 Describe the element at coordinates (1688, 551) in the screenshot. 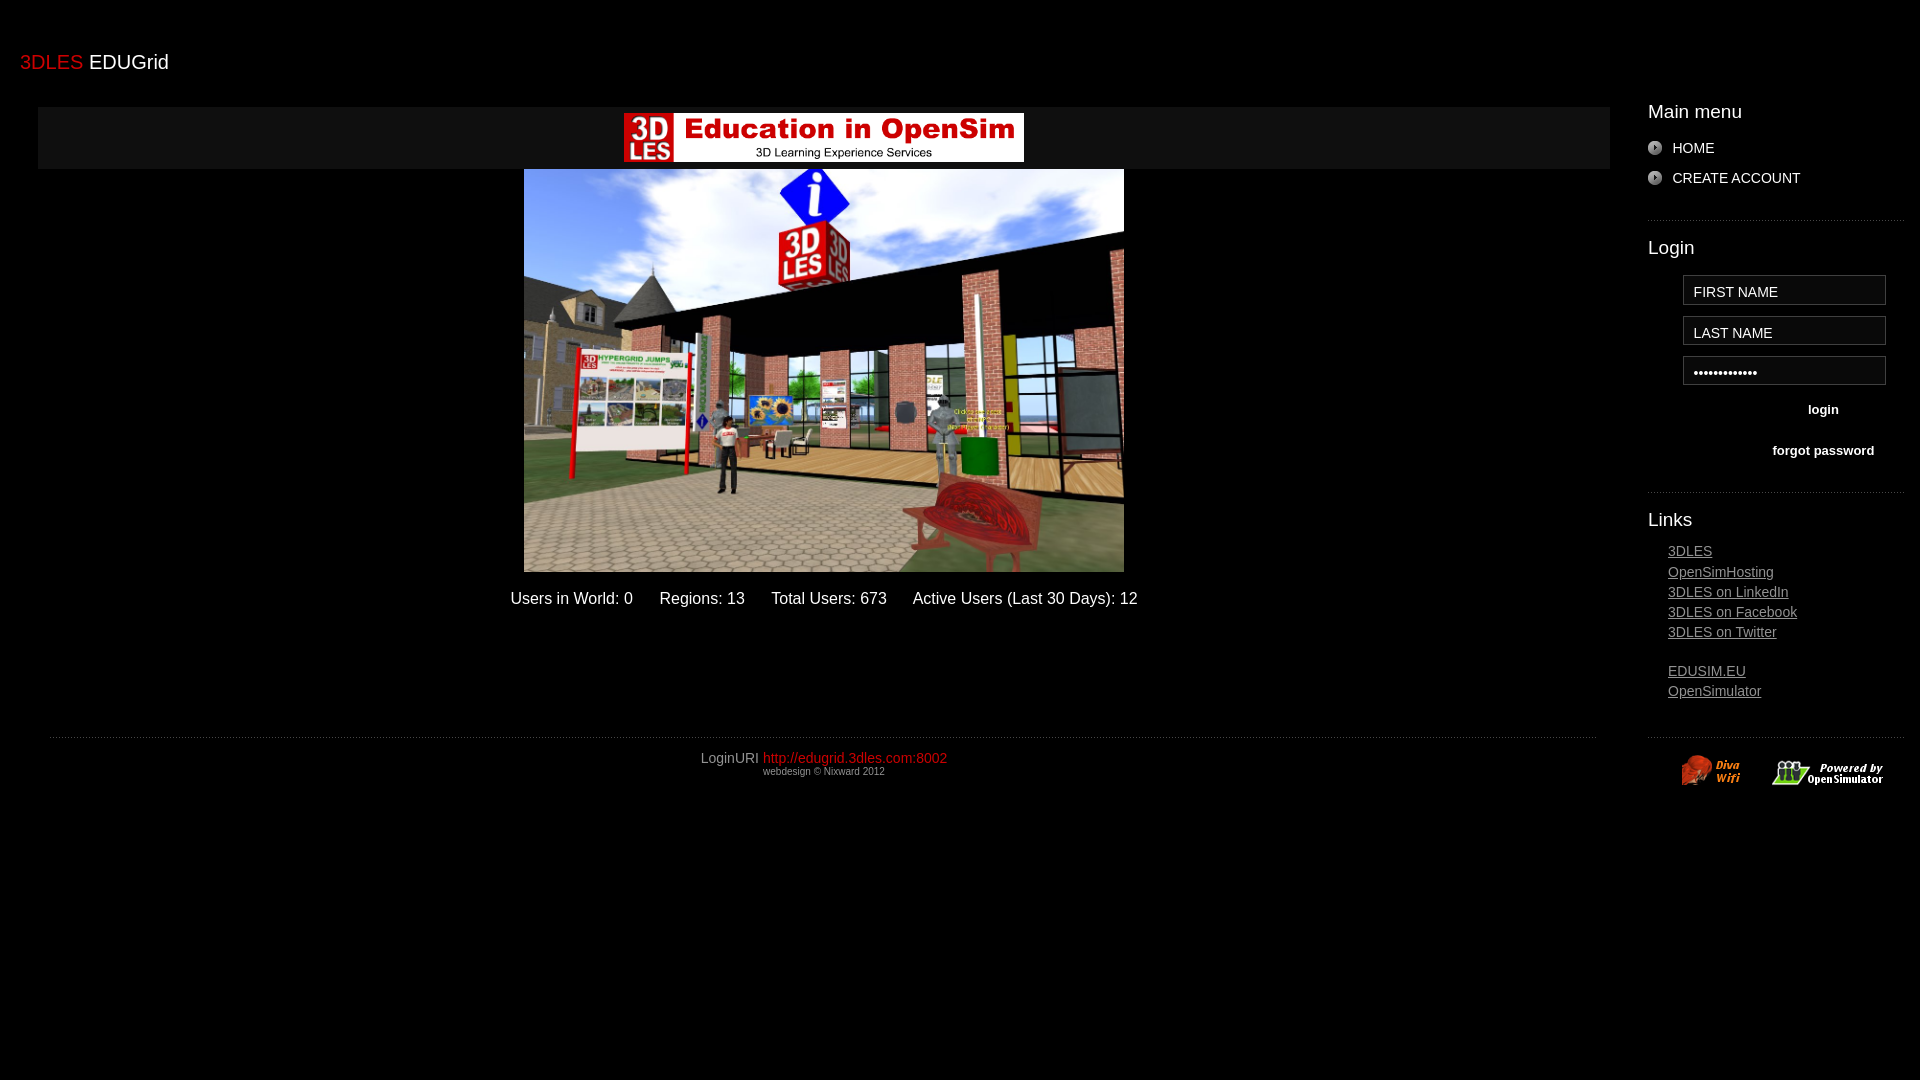

I see `'3DLES'` at that location.